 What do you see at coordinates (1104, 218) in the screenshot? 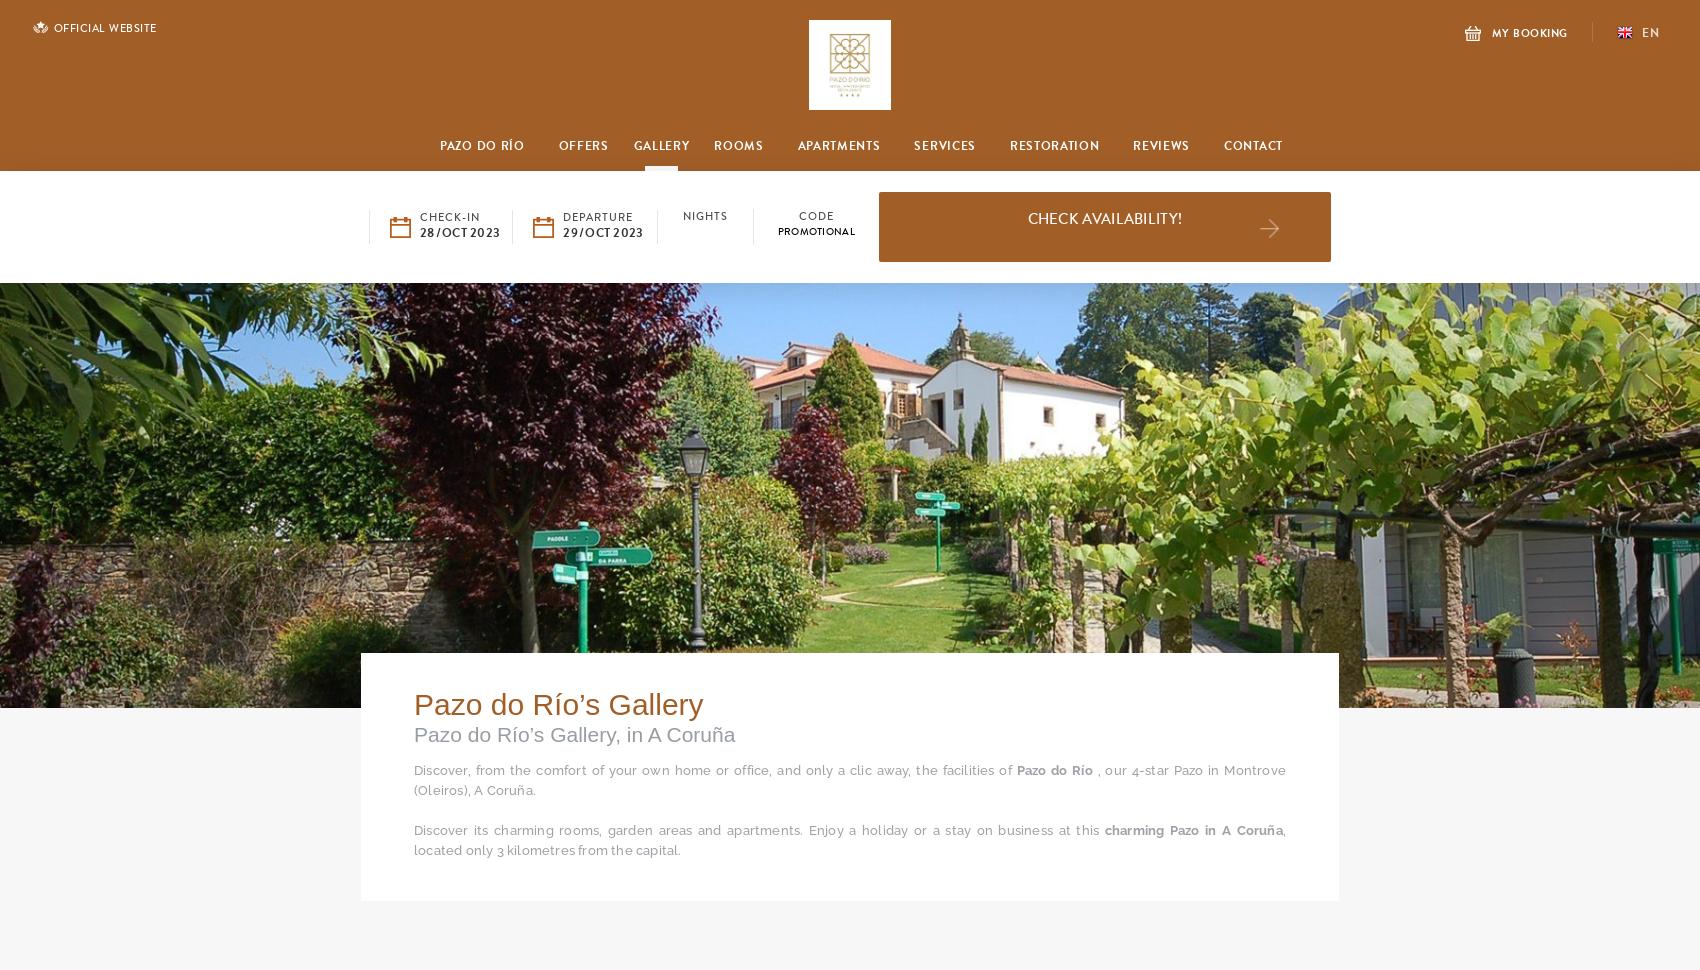
I see `'Check availability!'` at bounding box center [1104, 218].